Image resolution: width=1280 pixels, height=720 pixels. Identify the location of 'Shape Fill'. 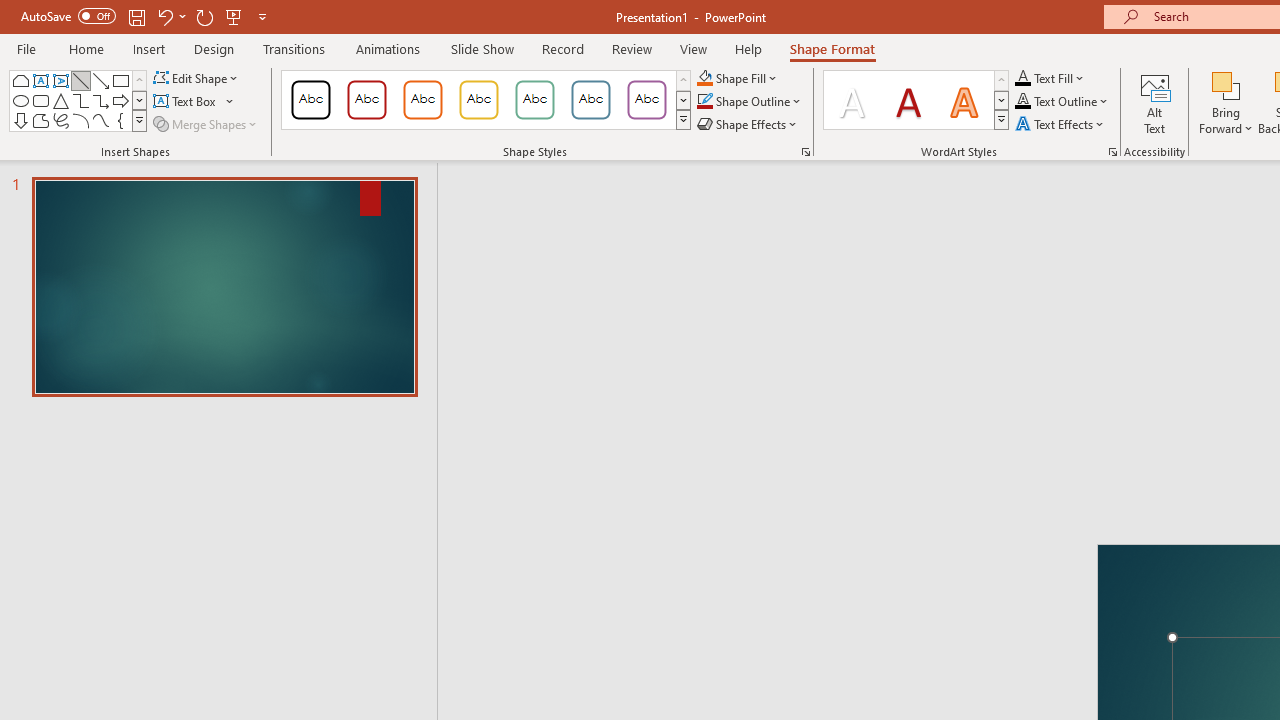
(736, 77).